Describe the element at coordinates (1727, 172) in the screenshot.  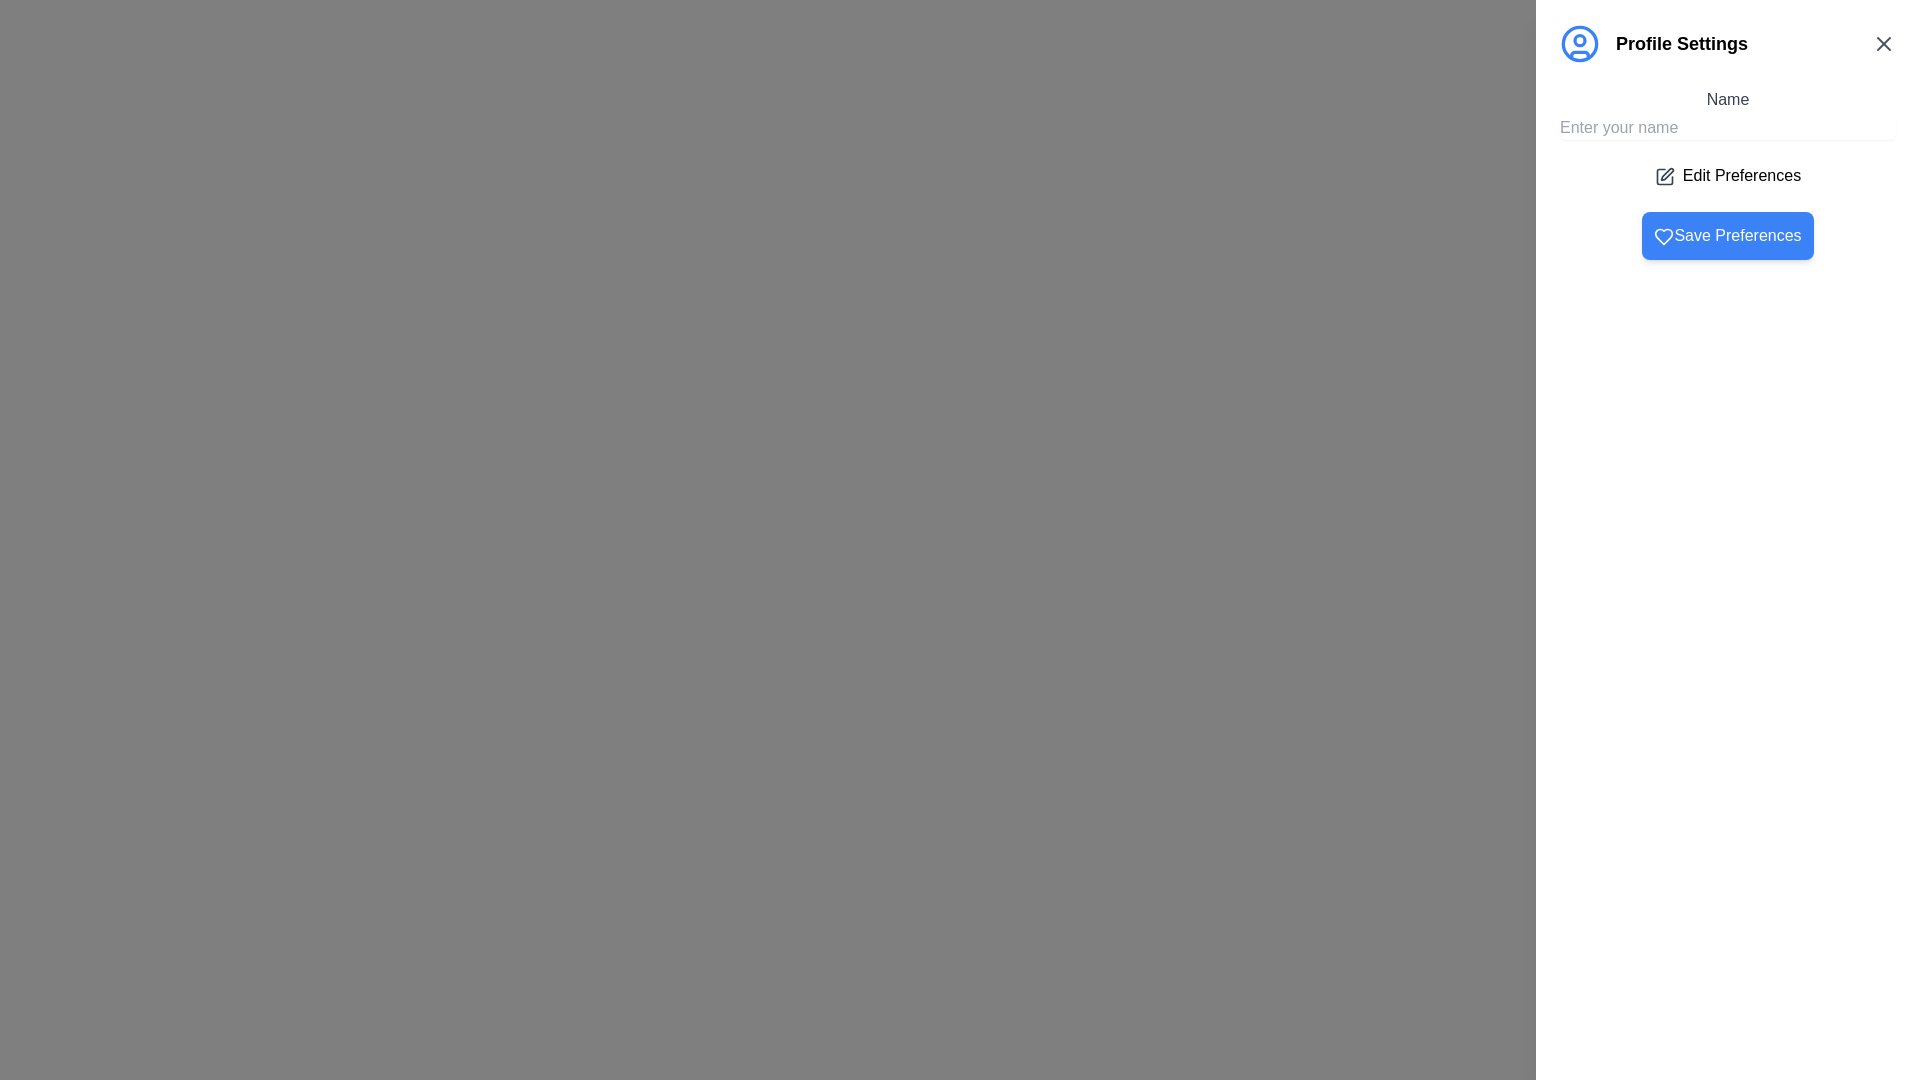
I see `the 'Edit Preferences' button located in the Profile Settings section, which includes a title label 'Name', an input field for entering a name, and buttons for editing and saving preferences` at that location.